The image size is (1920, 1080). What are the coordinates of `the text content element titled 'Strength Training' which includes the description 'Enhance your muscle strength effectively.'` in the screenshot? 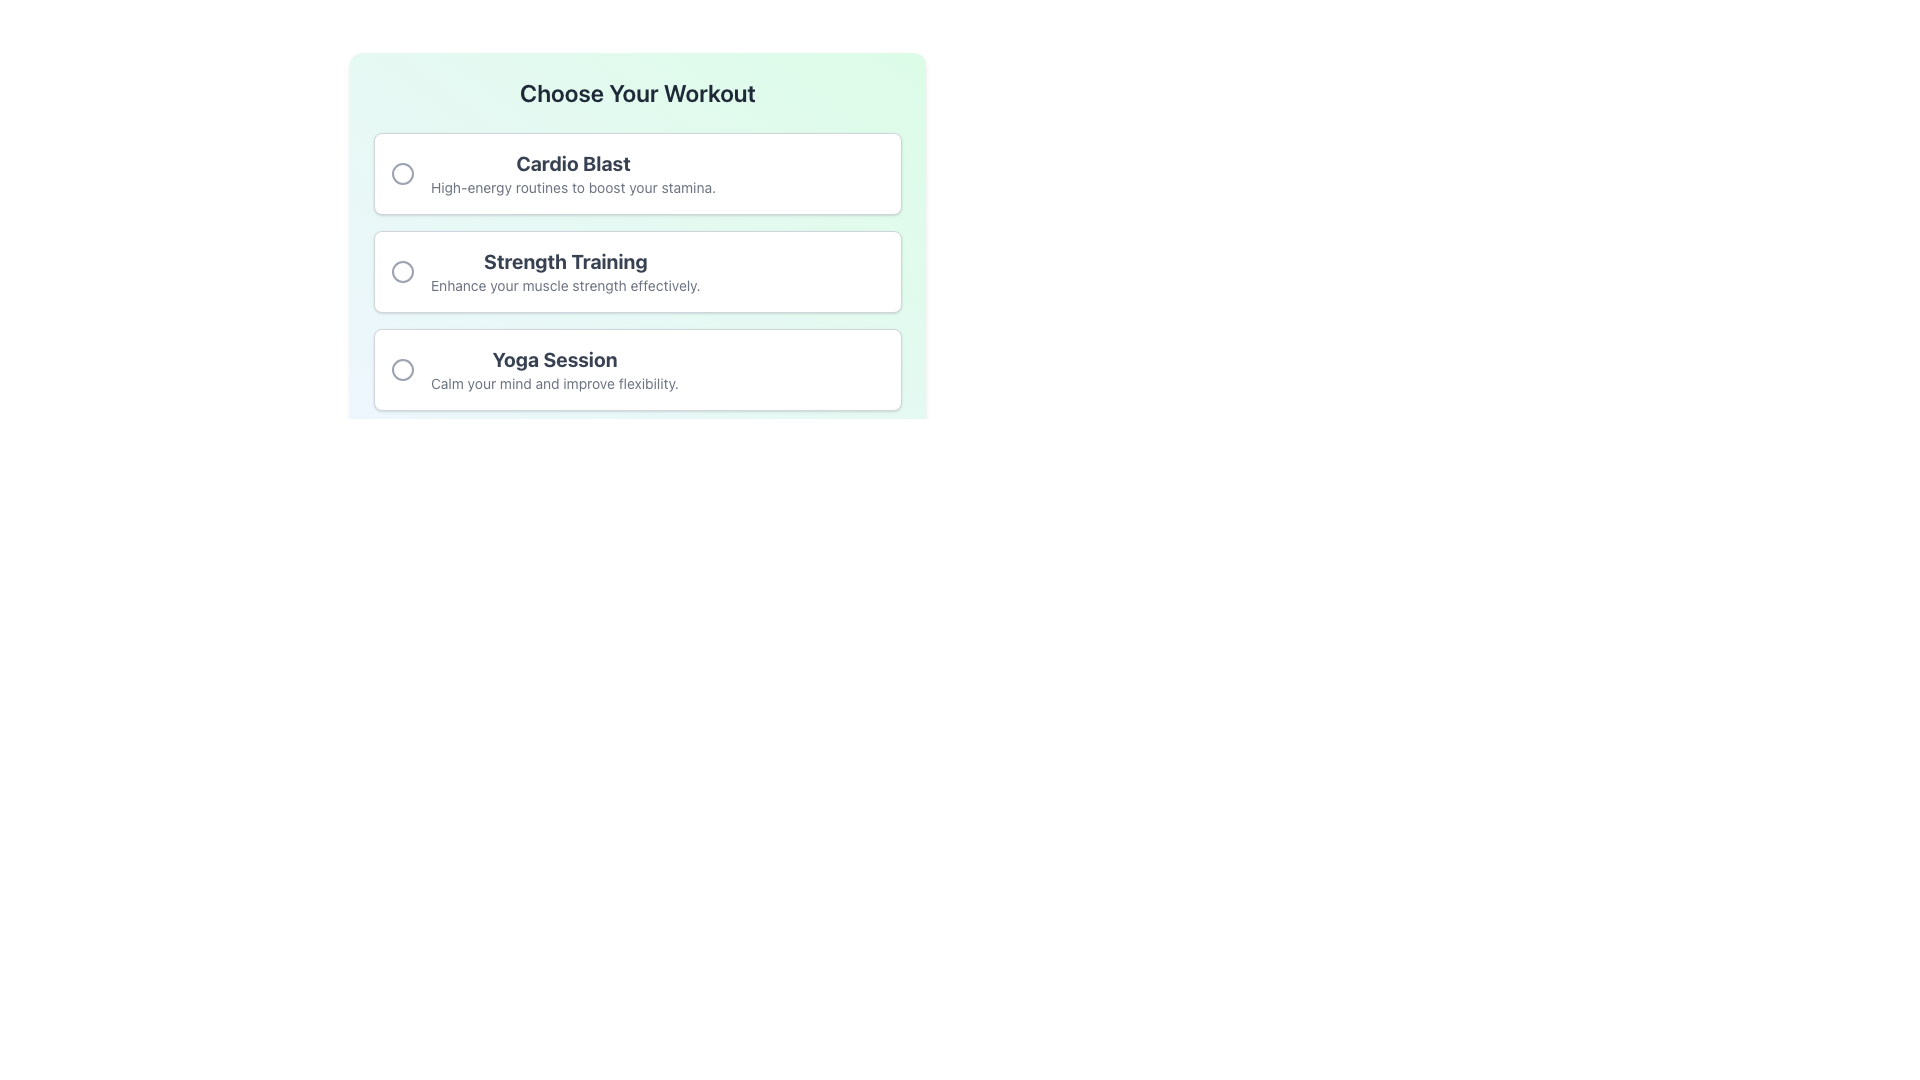 It's located at (564, 272).